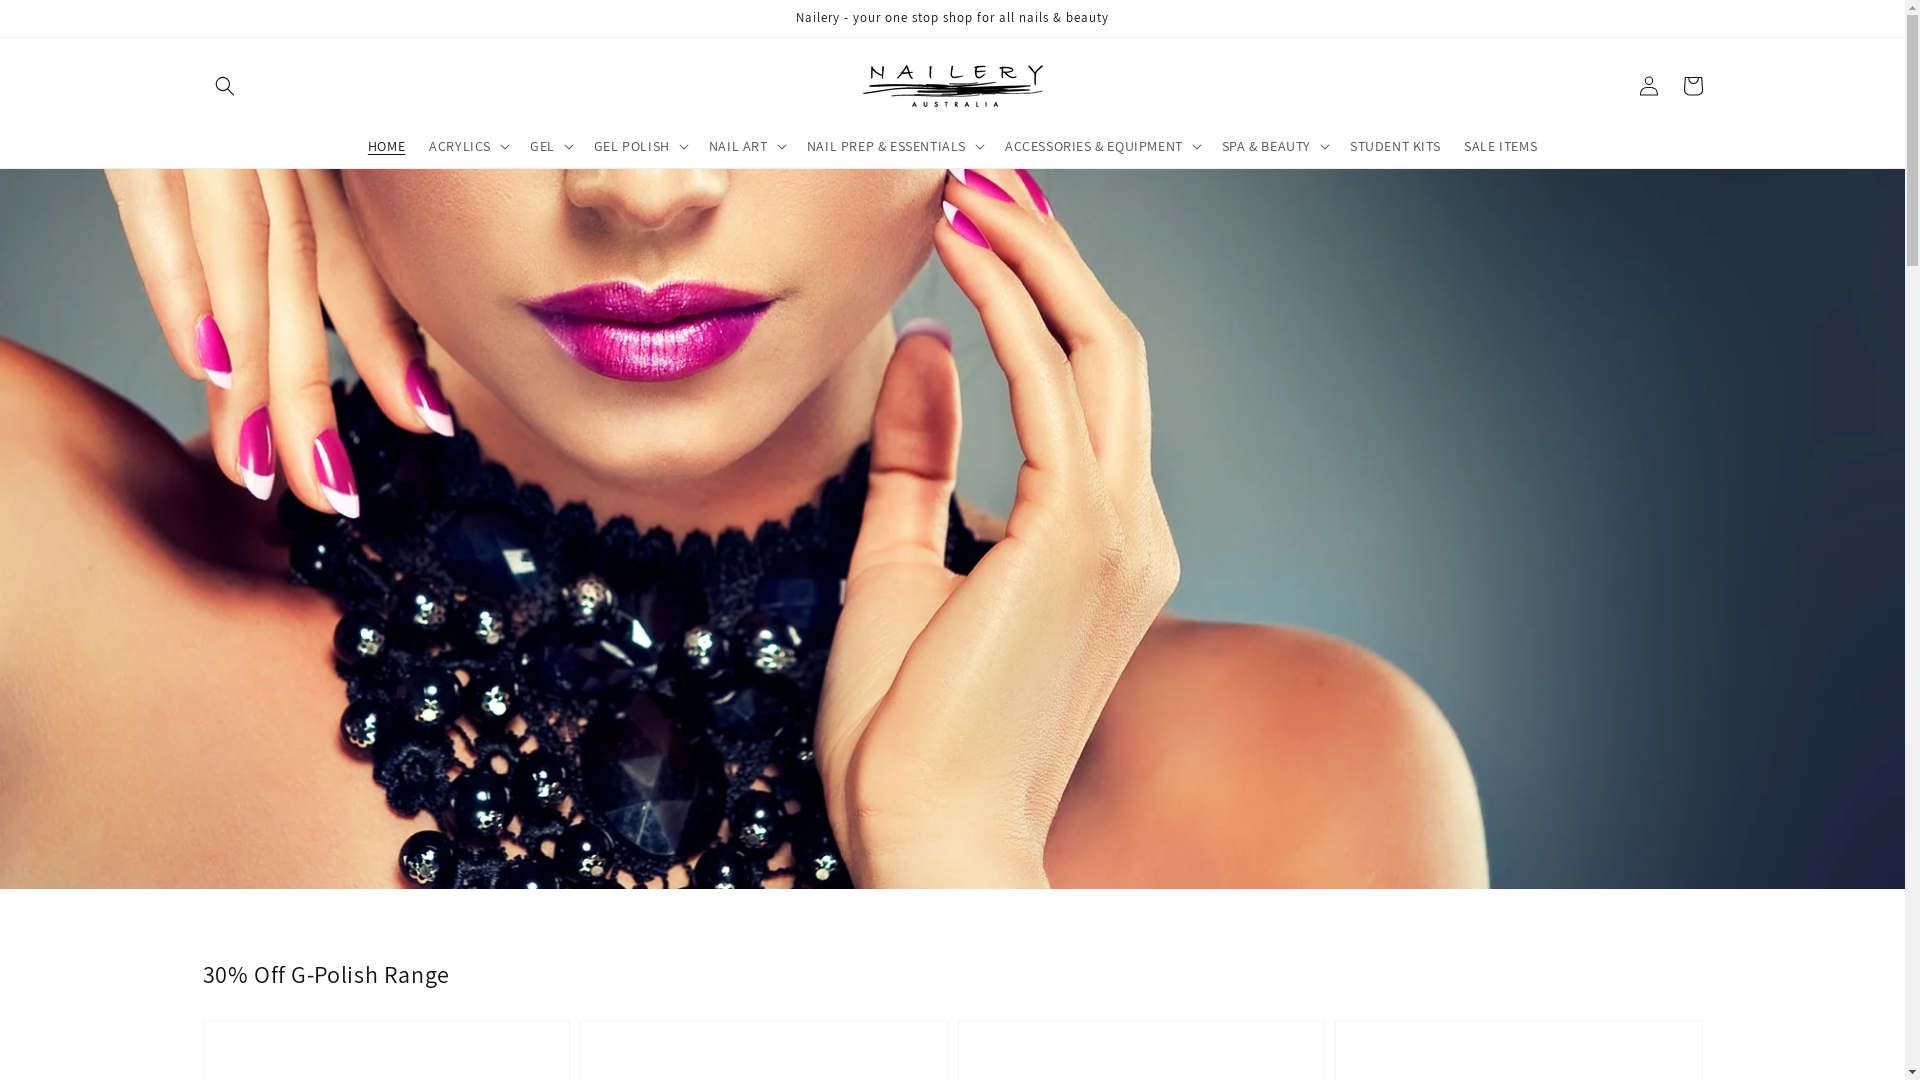 The image size is (1920, 1080). Describe the element at coordinates (386, 145) in the screenshot. I see `'HOME'` at that location.